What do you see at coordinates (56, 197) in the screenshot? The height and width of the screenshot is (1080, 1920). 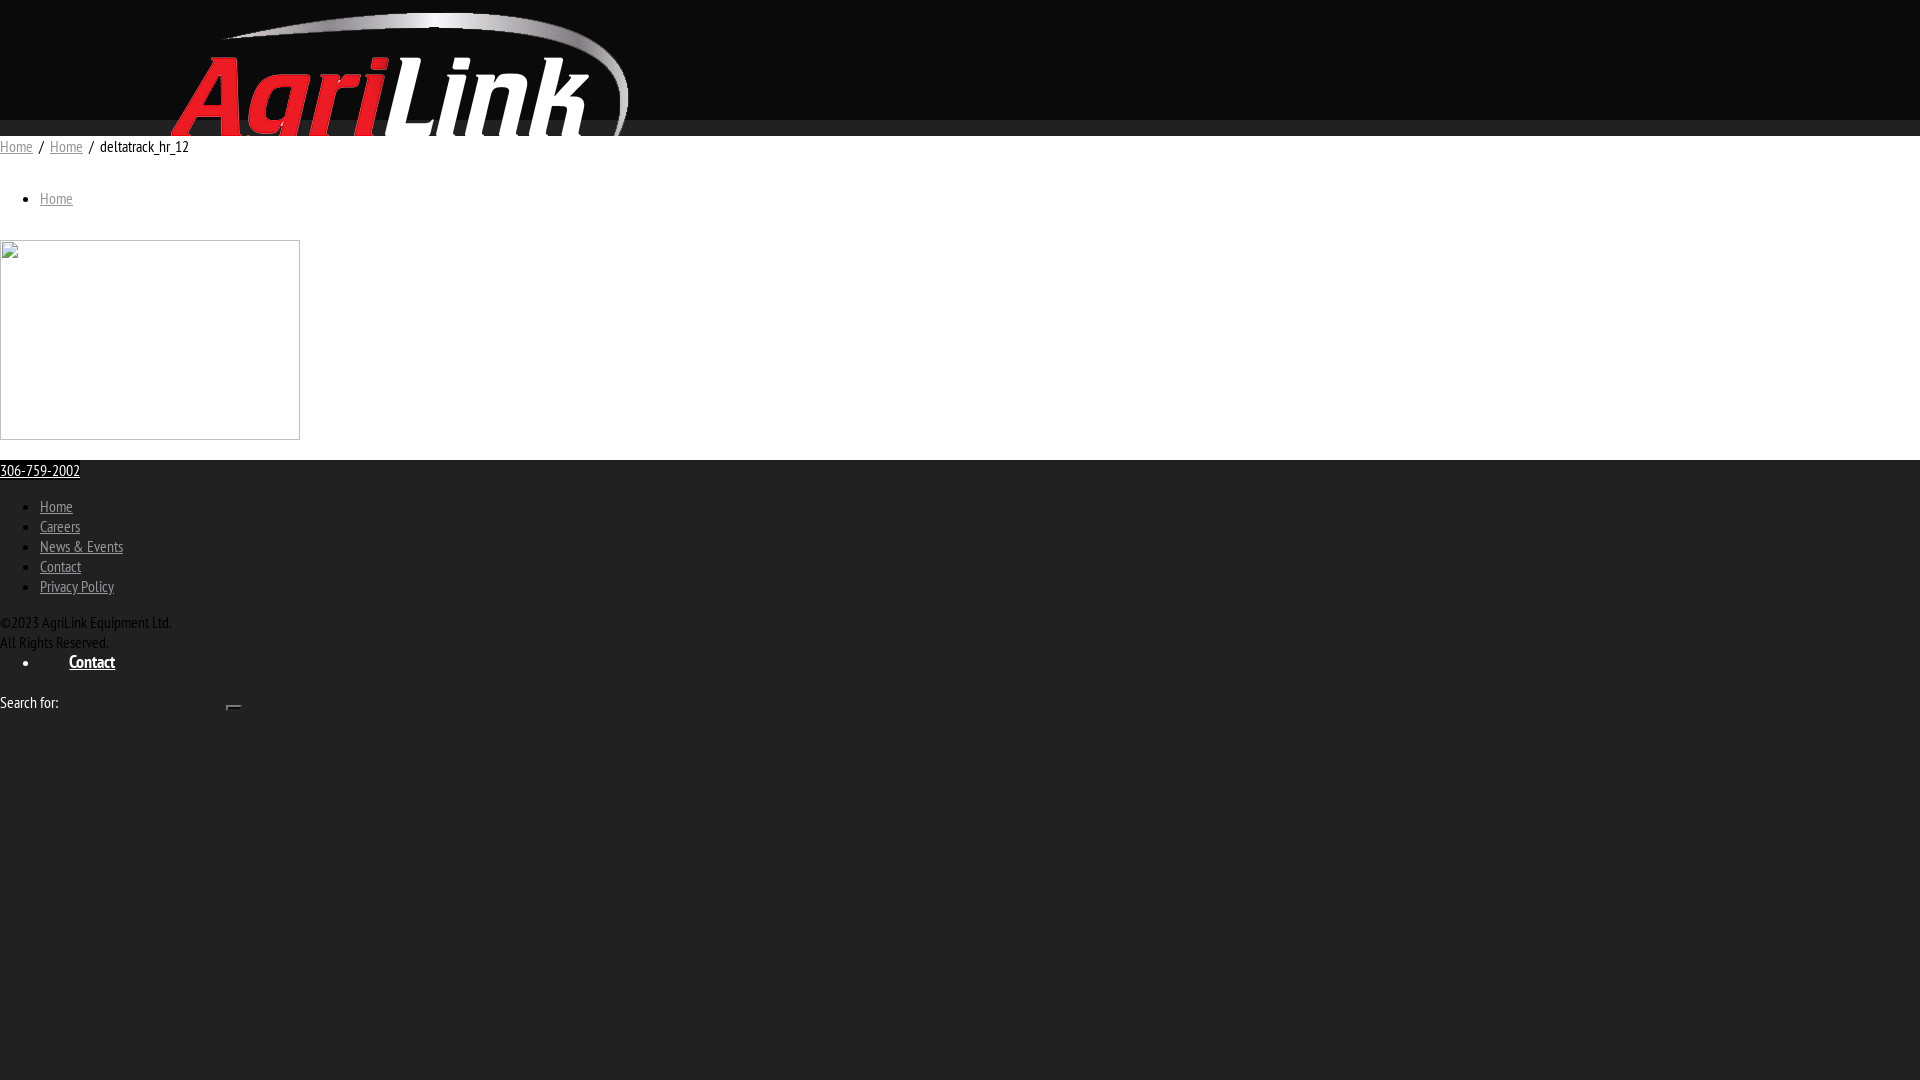 I see `'Home'` at bounding box center [56, 197].